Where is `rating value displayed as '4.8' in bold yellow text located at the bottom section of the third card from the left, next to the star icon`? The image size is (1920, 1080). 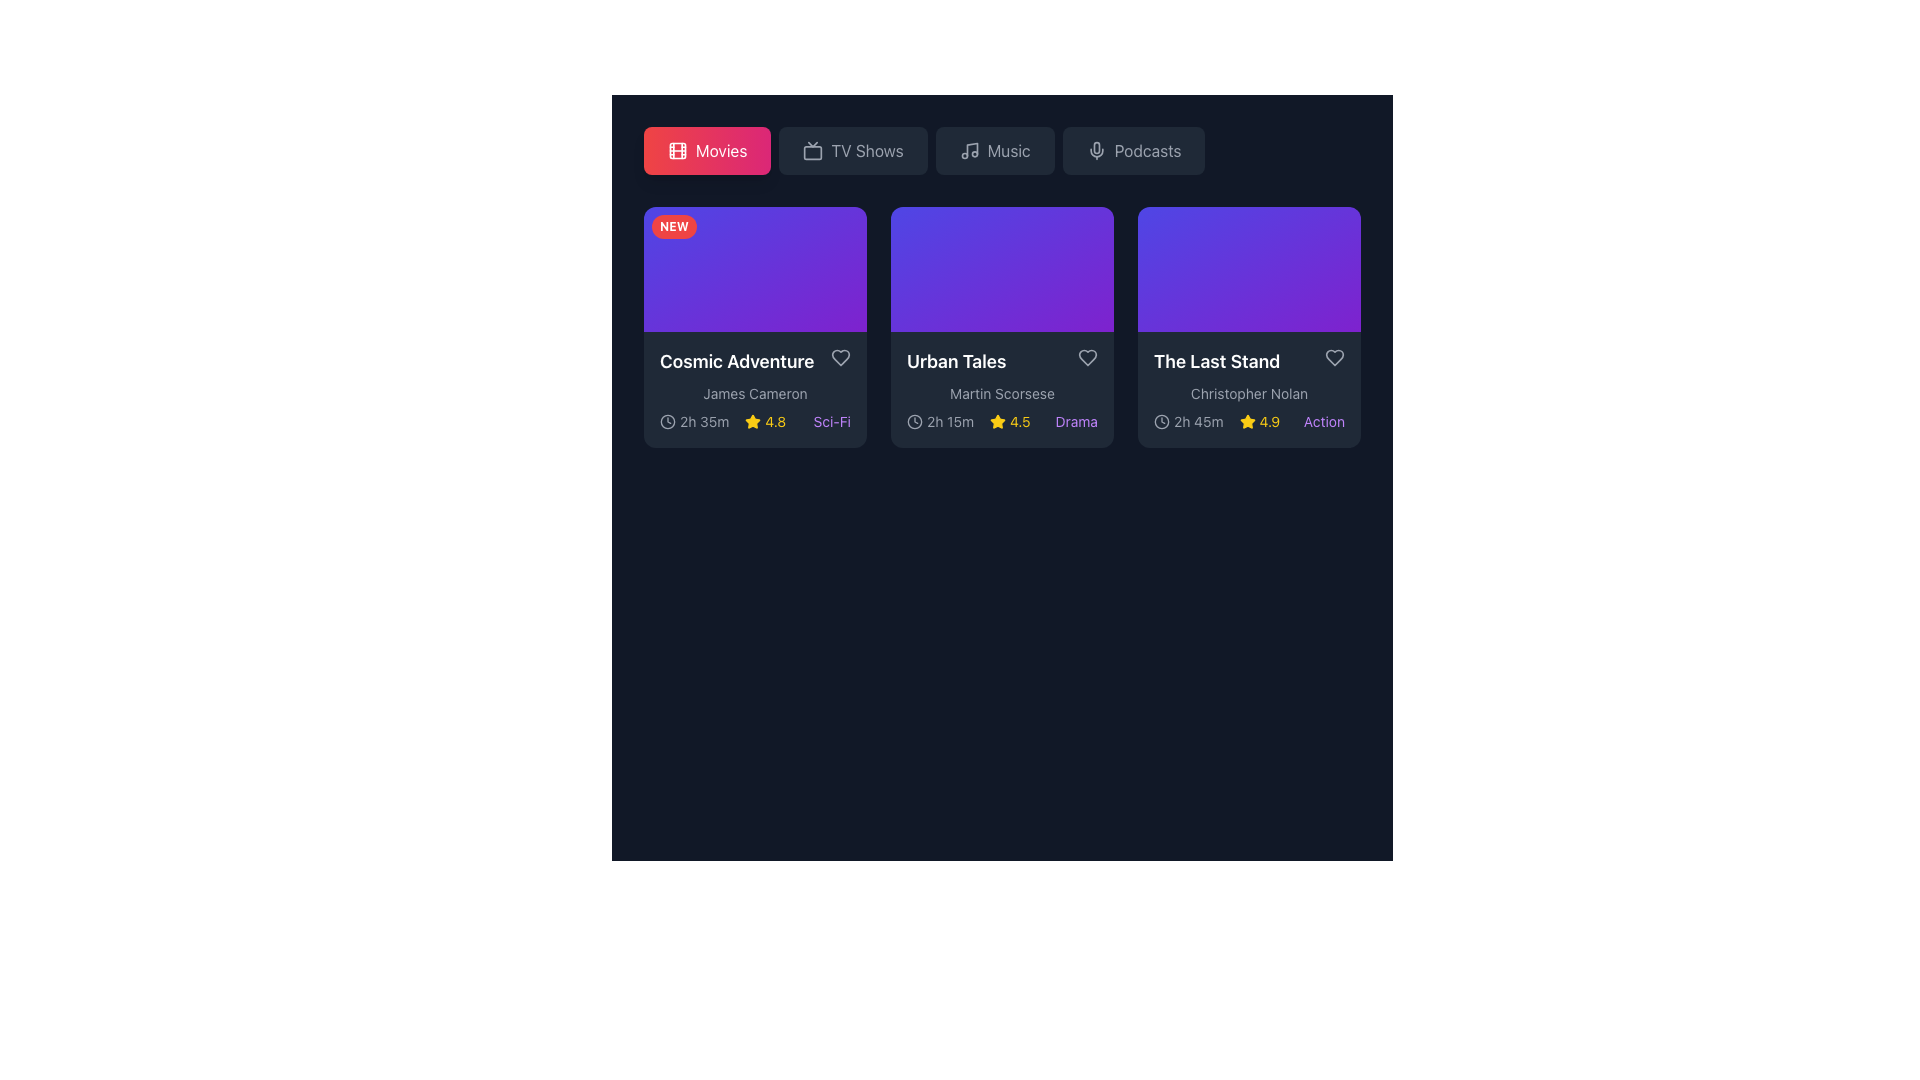 rating value displayed as '4.8' in bold yellow text located at the bottom section of the third card from the left, next to the star icon is located at coordinates (774, 421).